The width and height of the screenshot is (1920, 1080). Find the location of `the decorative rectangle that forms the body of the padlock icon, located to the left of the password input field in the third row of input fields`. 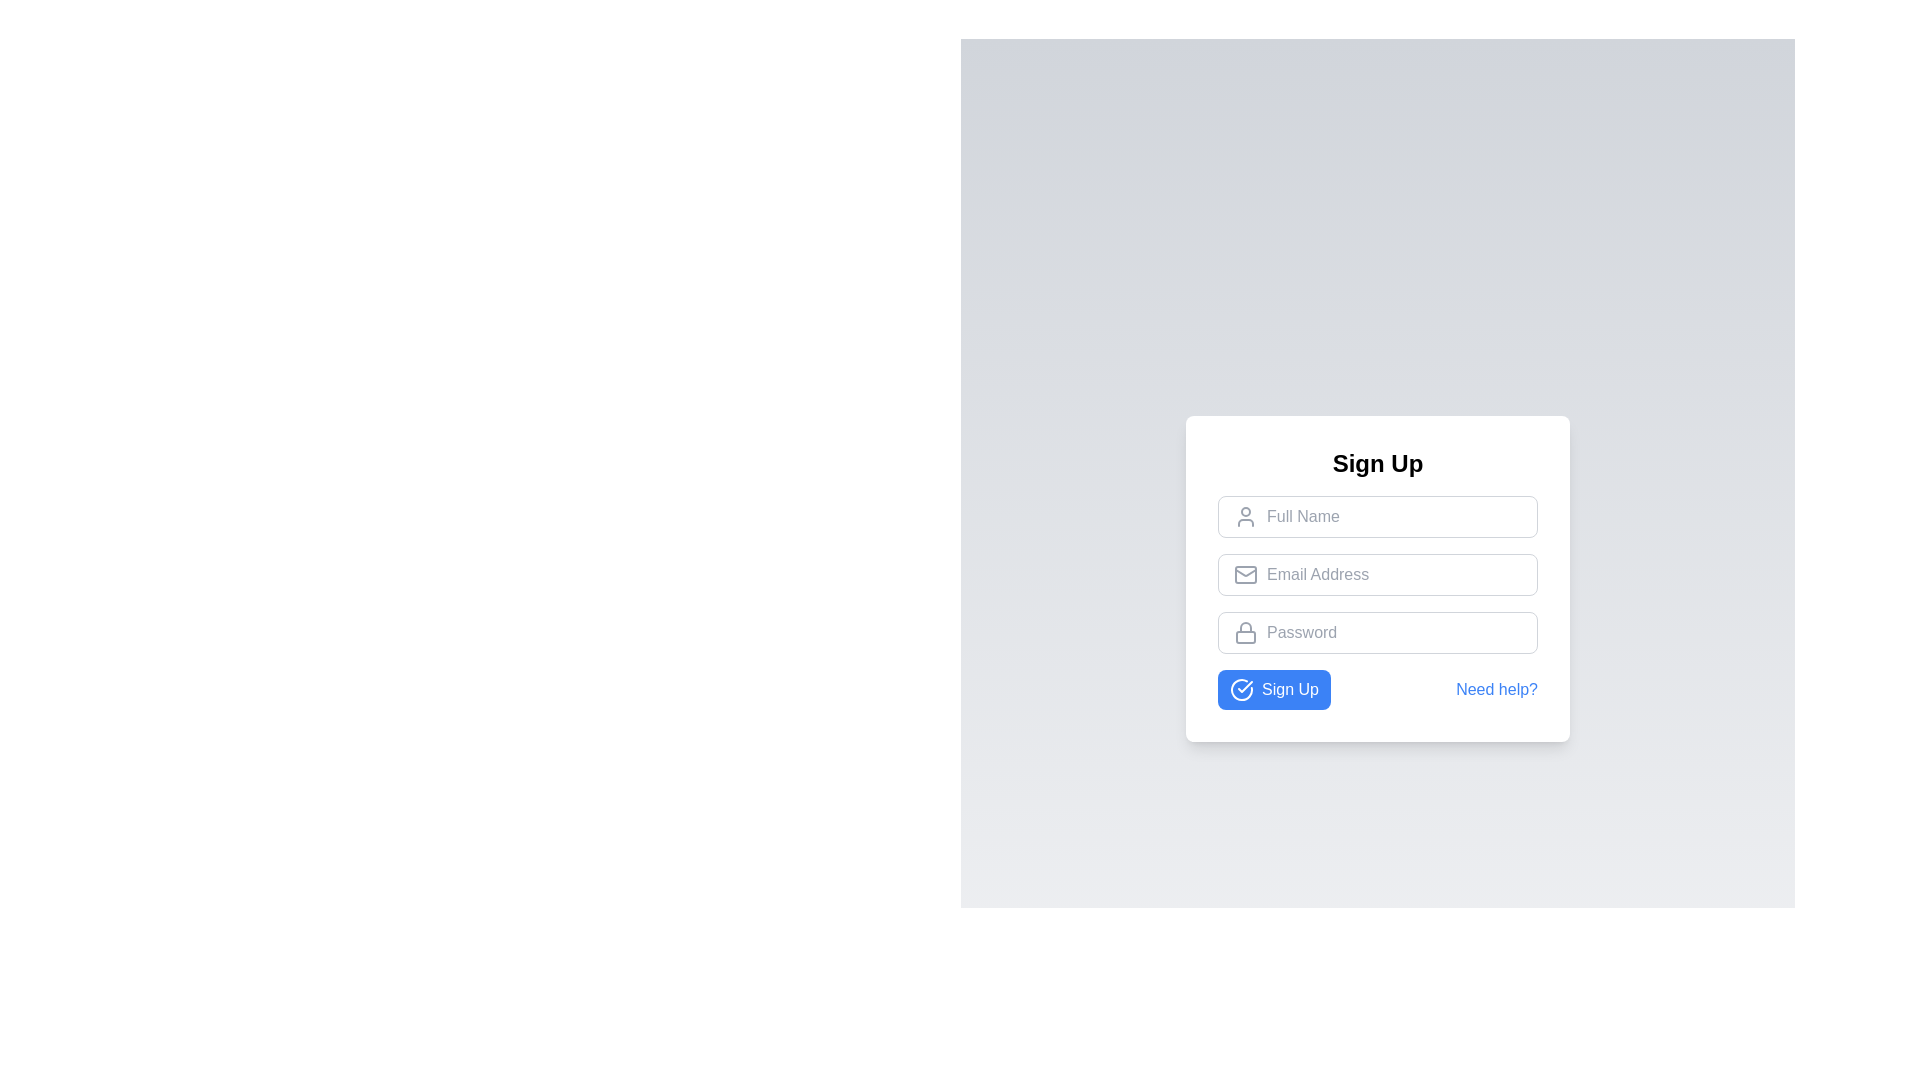

the decorative rectangle that forms the body of the padlock icon, located to the left of the password input field in the third row of input fields is located at coordinates (1245, 637).